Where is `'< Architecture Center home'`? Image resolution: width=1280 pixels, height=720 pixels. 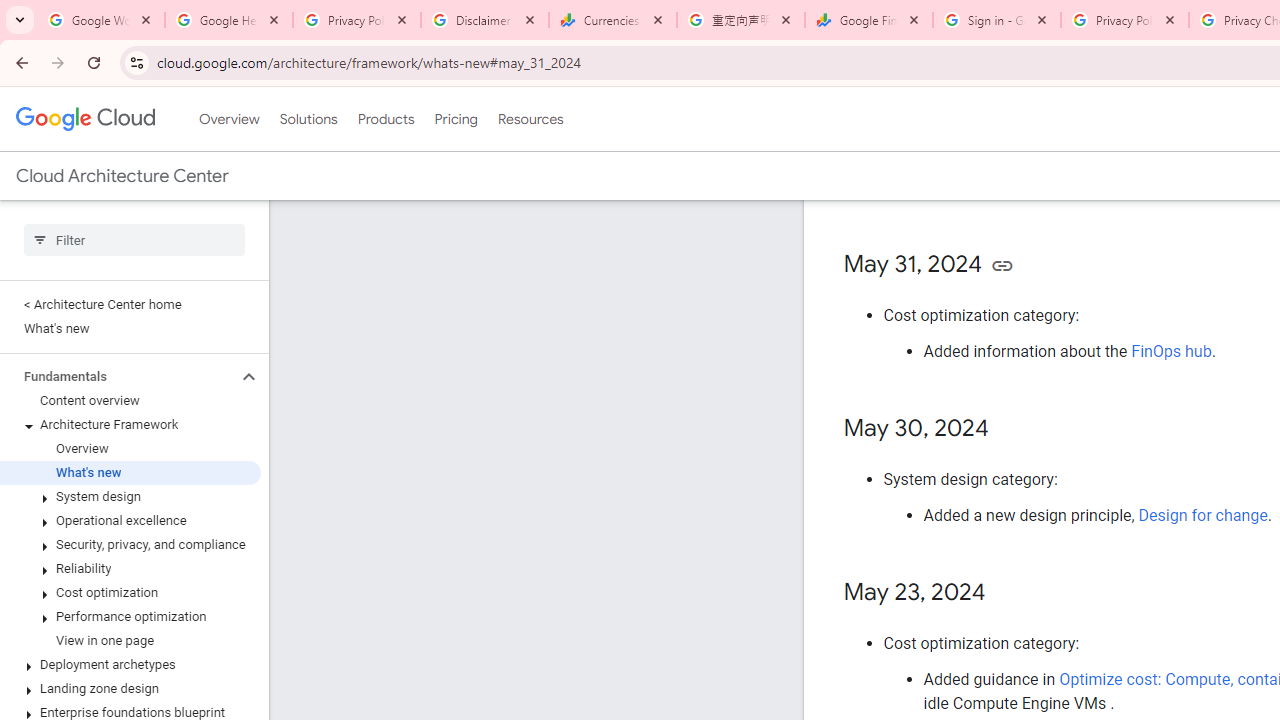 '< Architecture Center home' is located at coordinates (129, 304).